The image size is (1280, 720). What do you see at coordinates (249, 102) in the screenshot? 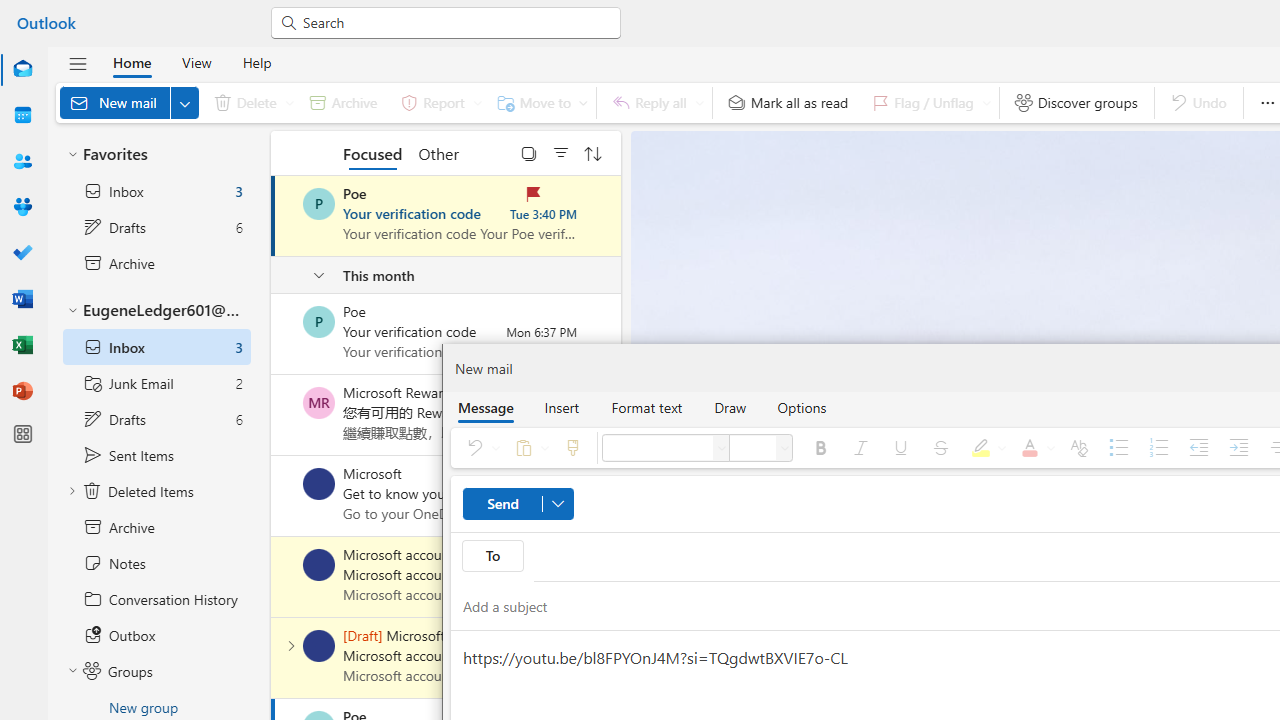
I see `'Delete'` at bounding box center [249, 102].